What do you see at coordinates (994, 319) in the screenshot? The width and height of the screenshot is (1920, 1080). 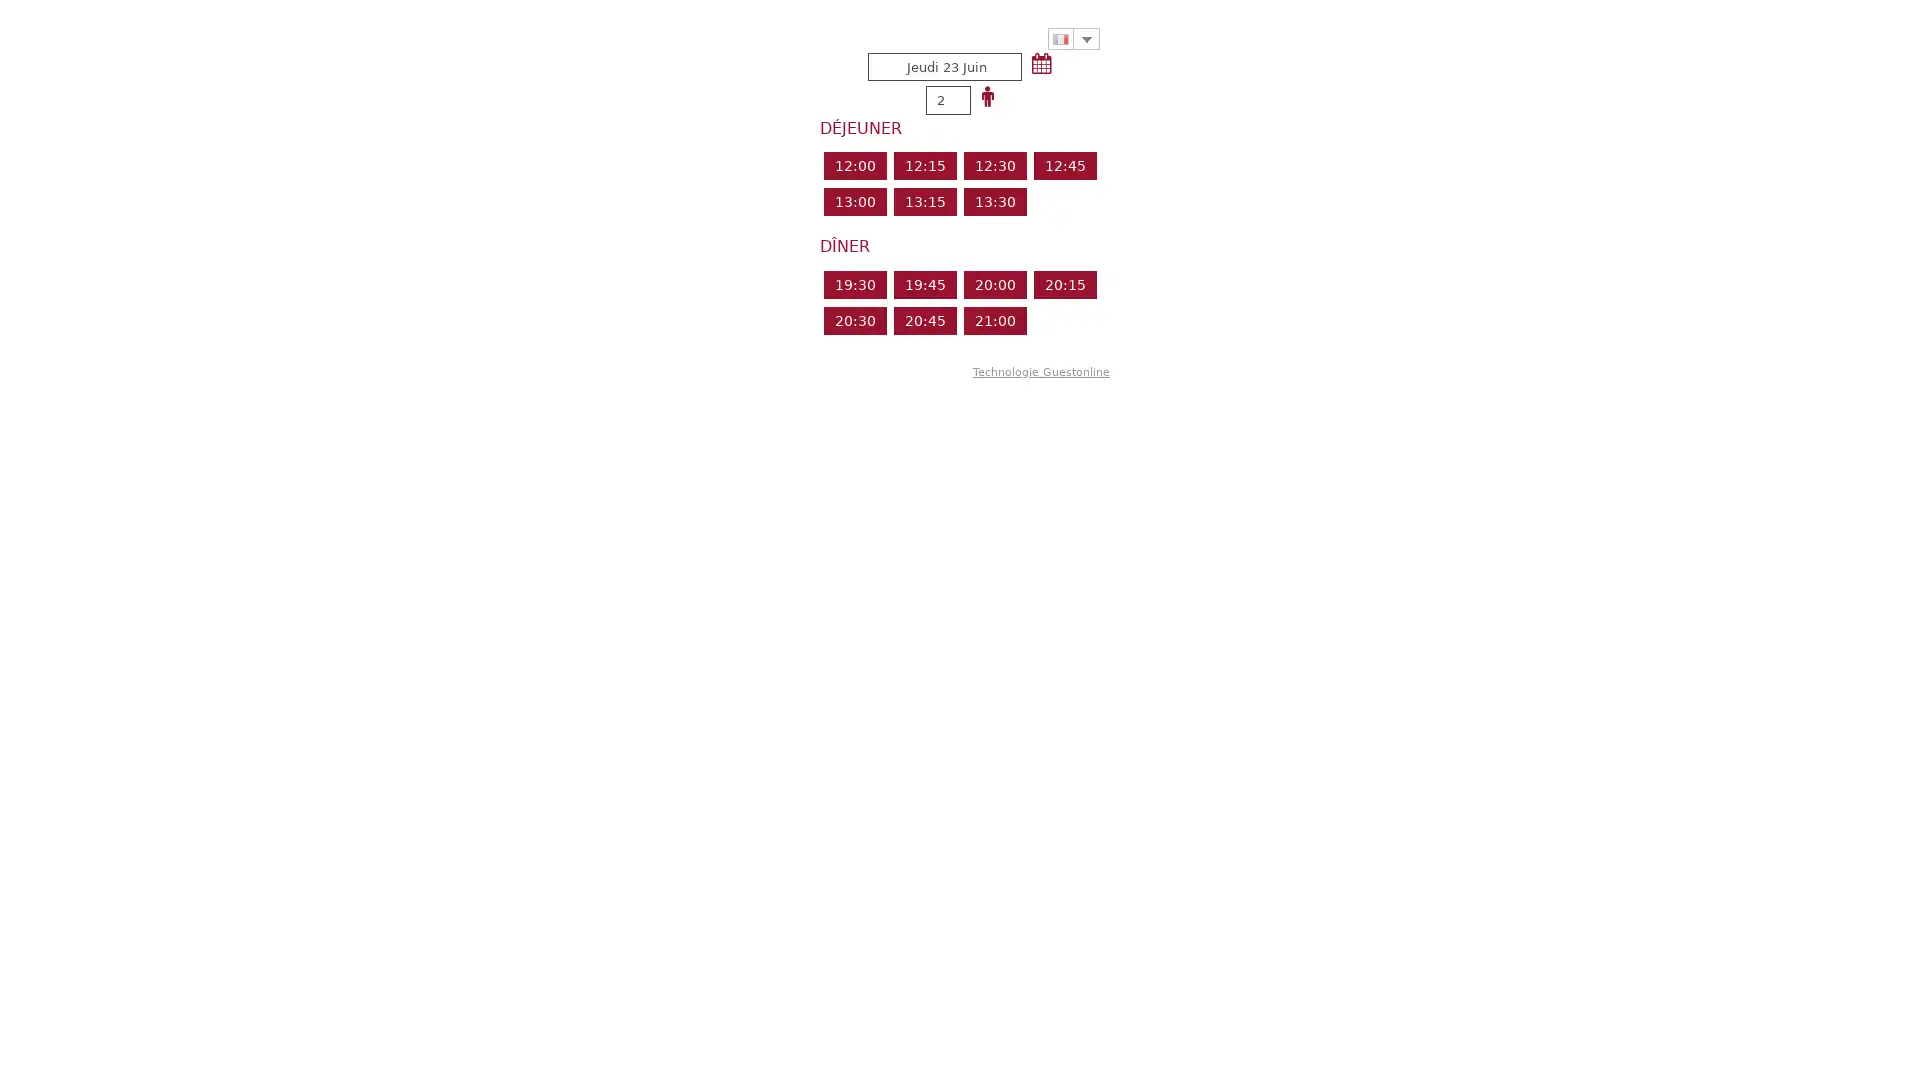 I see `21:00` at bounding box center [994, 319].